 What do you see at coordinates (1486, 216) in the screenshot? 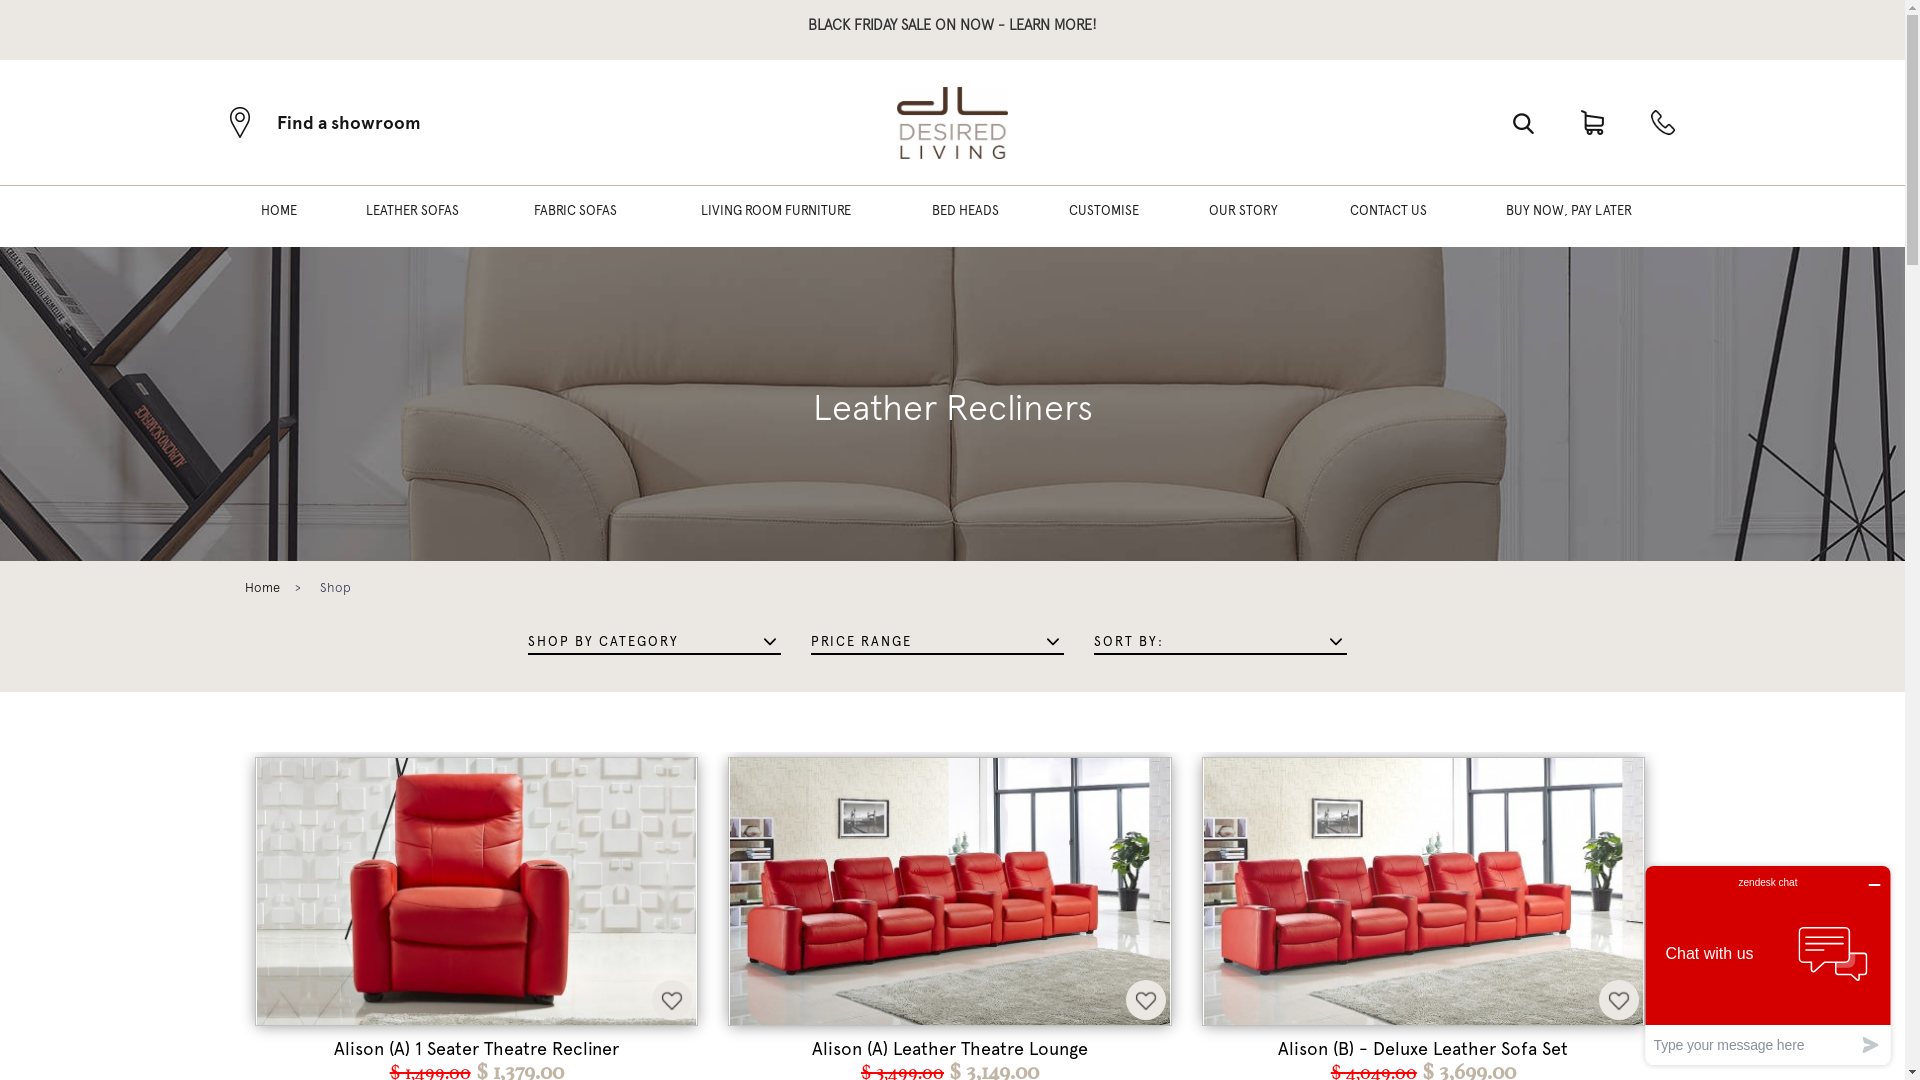
I see `'BUY NOW, PAY LATER'` at bounding box center [1486, 216].